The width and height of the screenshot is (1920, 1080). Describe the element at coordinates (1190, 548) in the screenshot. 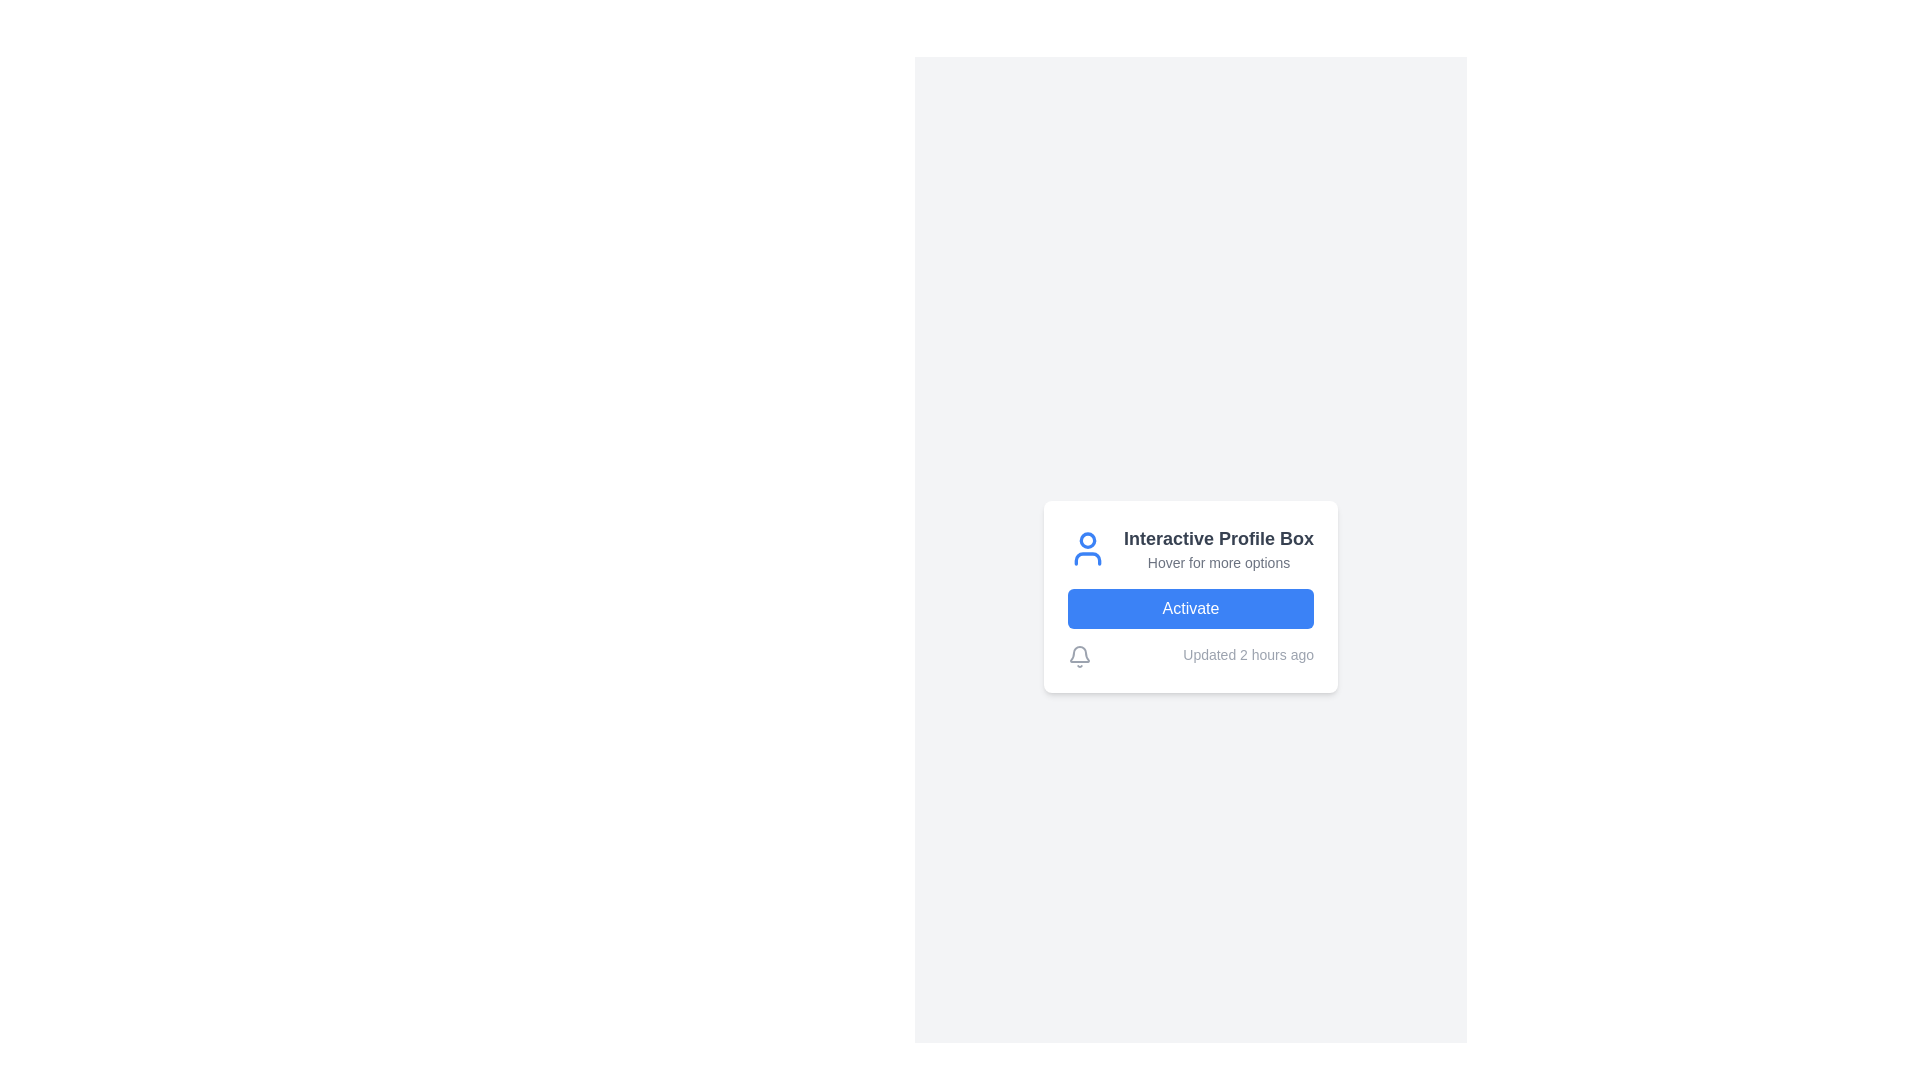

I see `the Profile Box which features a blue circular icon and the text 'Interactive Profile Box' followed by 'Hover for more options'` at that location.